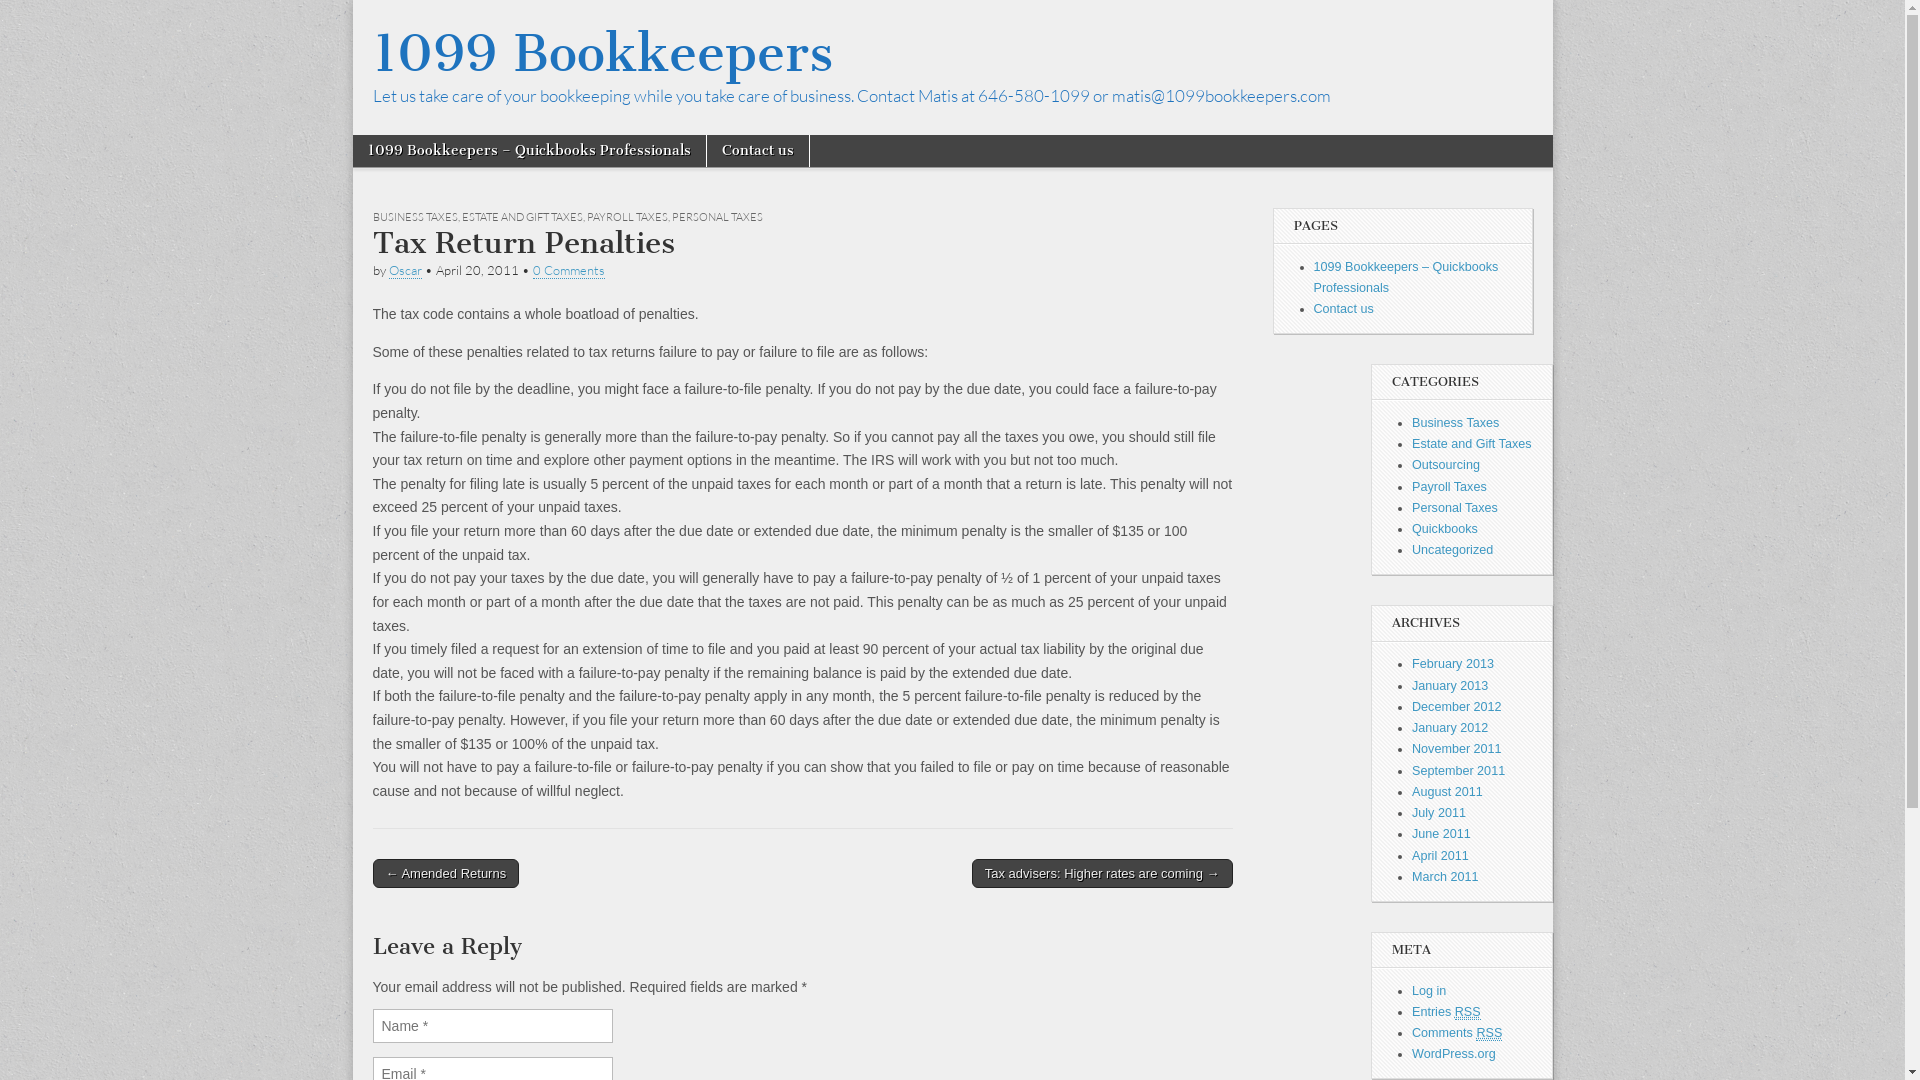 The height and width of the screenshot is (1080, 1920). What do you see at coordinates (1410, 875) in the screenshot?
I see `'March 2011'` at bounding box center [1410, 875].